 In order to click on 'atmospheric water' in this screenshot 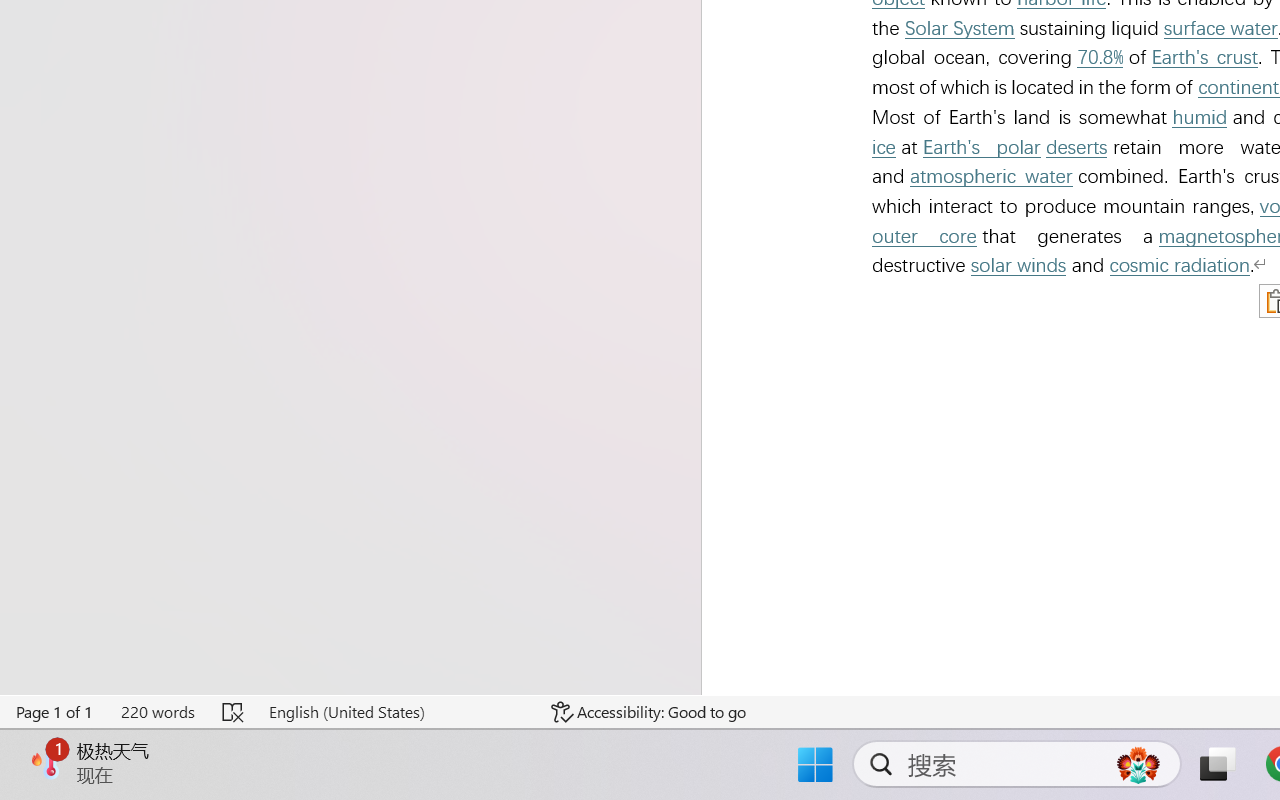, I will do `click(991, 175)`.